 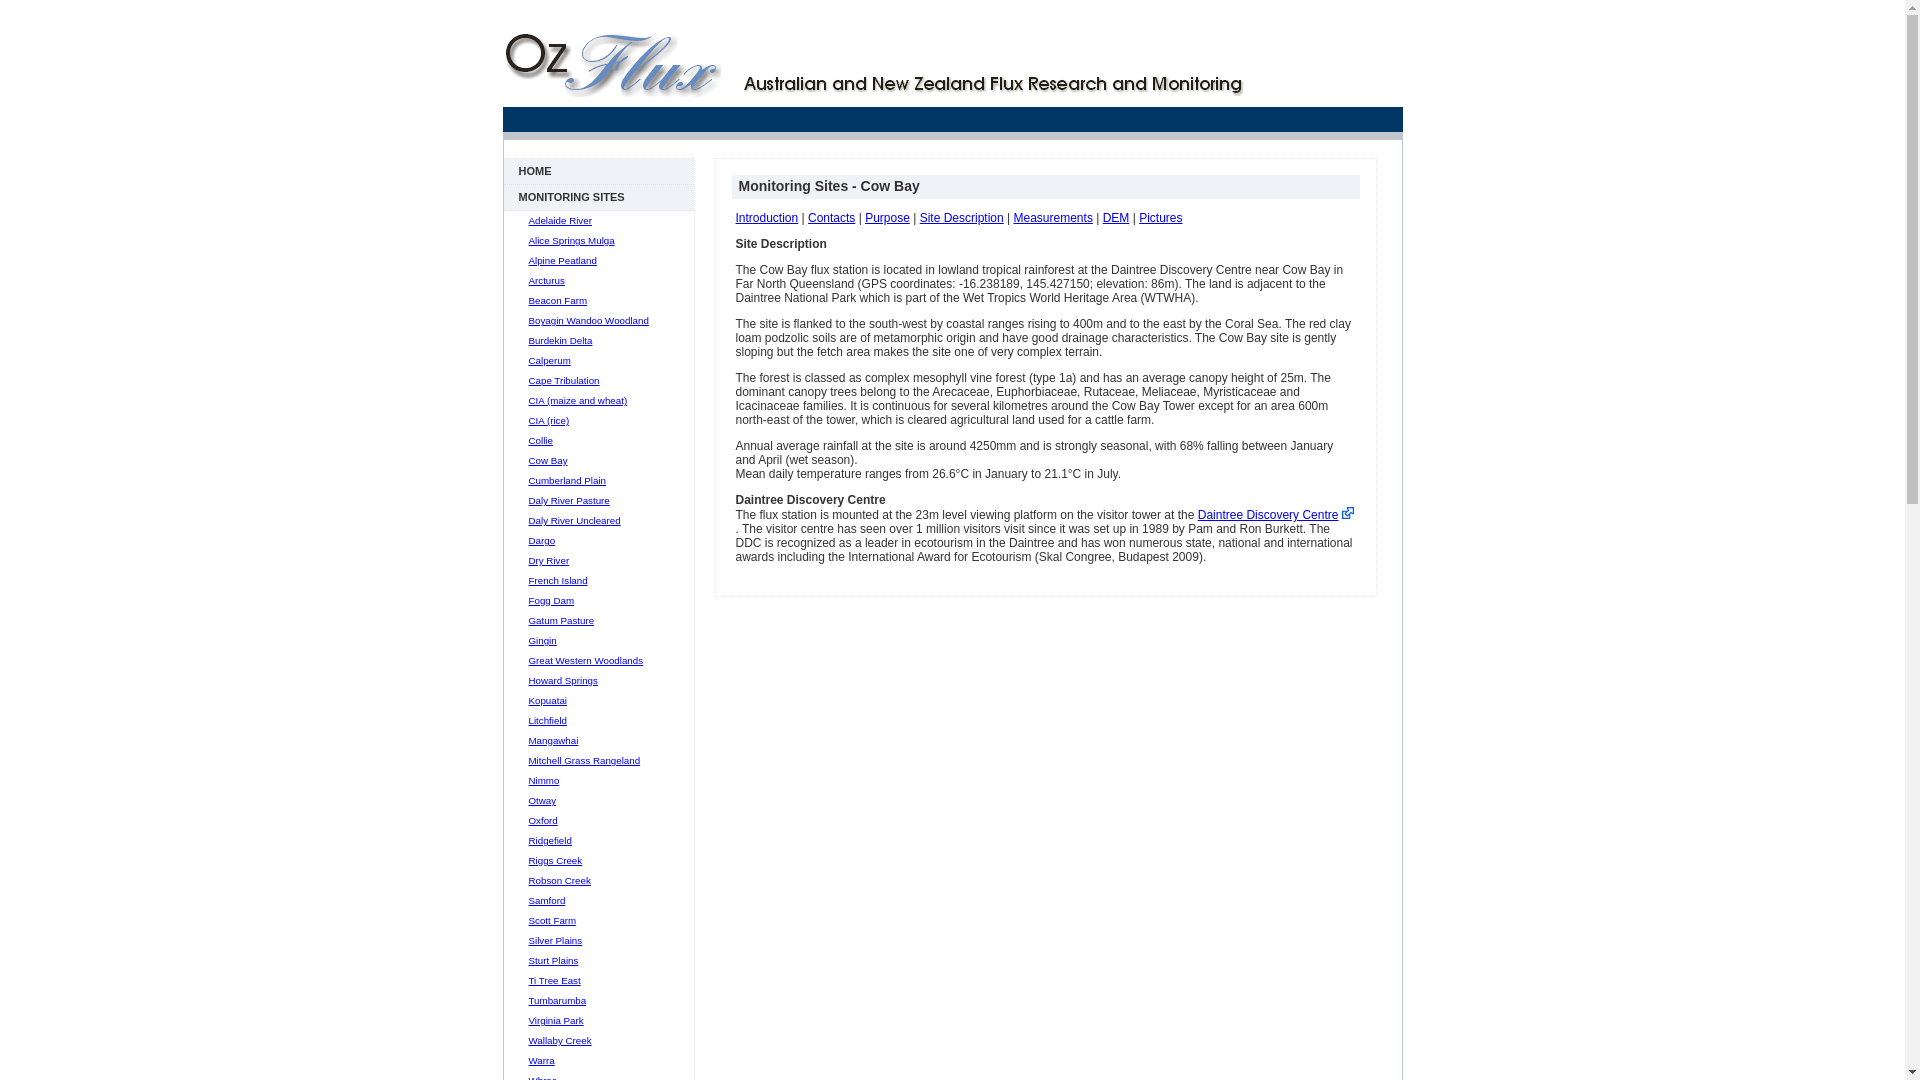 What do you see at coordinates (886, 218) in the screenshot?
I see `'Purpose'` at bounding box center [886, 218].